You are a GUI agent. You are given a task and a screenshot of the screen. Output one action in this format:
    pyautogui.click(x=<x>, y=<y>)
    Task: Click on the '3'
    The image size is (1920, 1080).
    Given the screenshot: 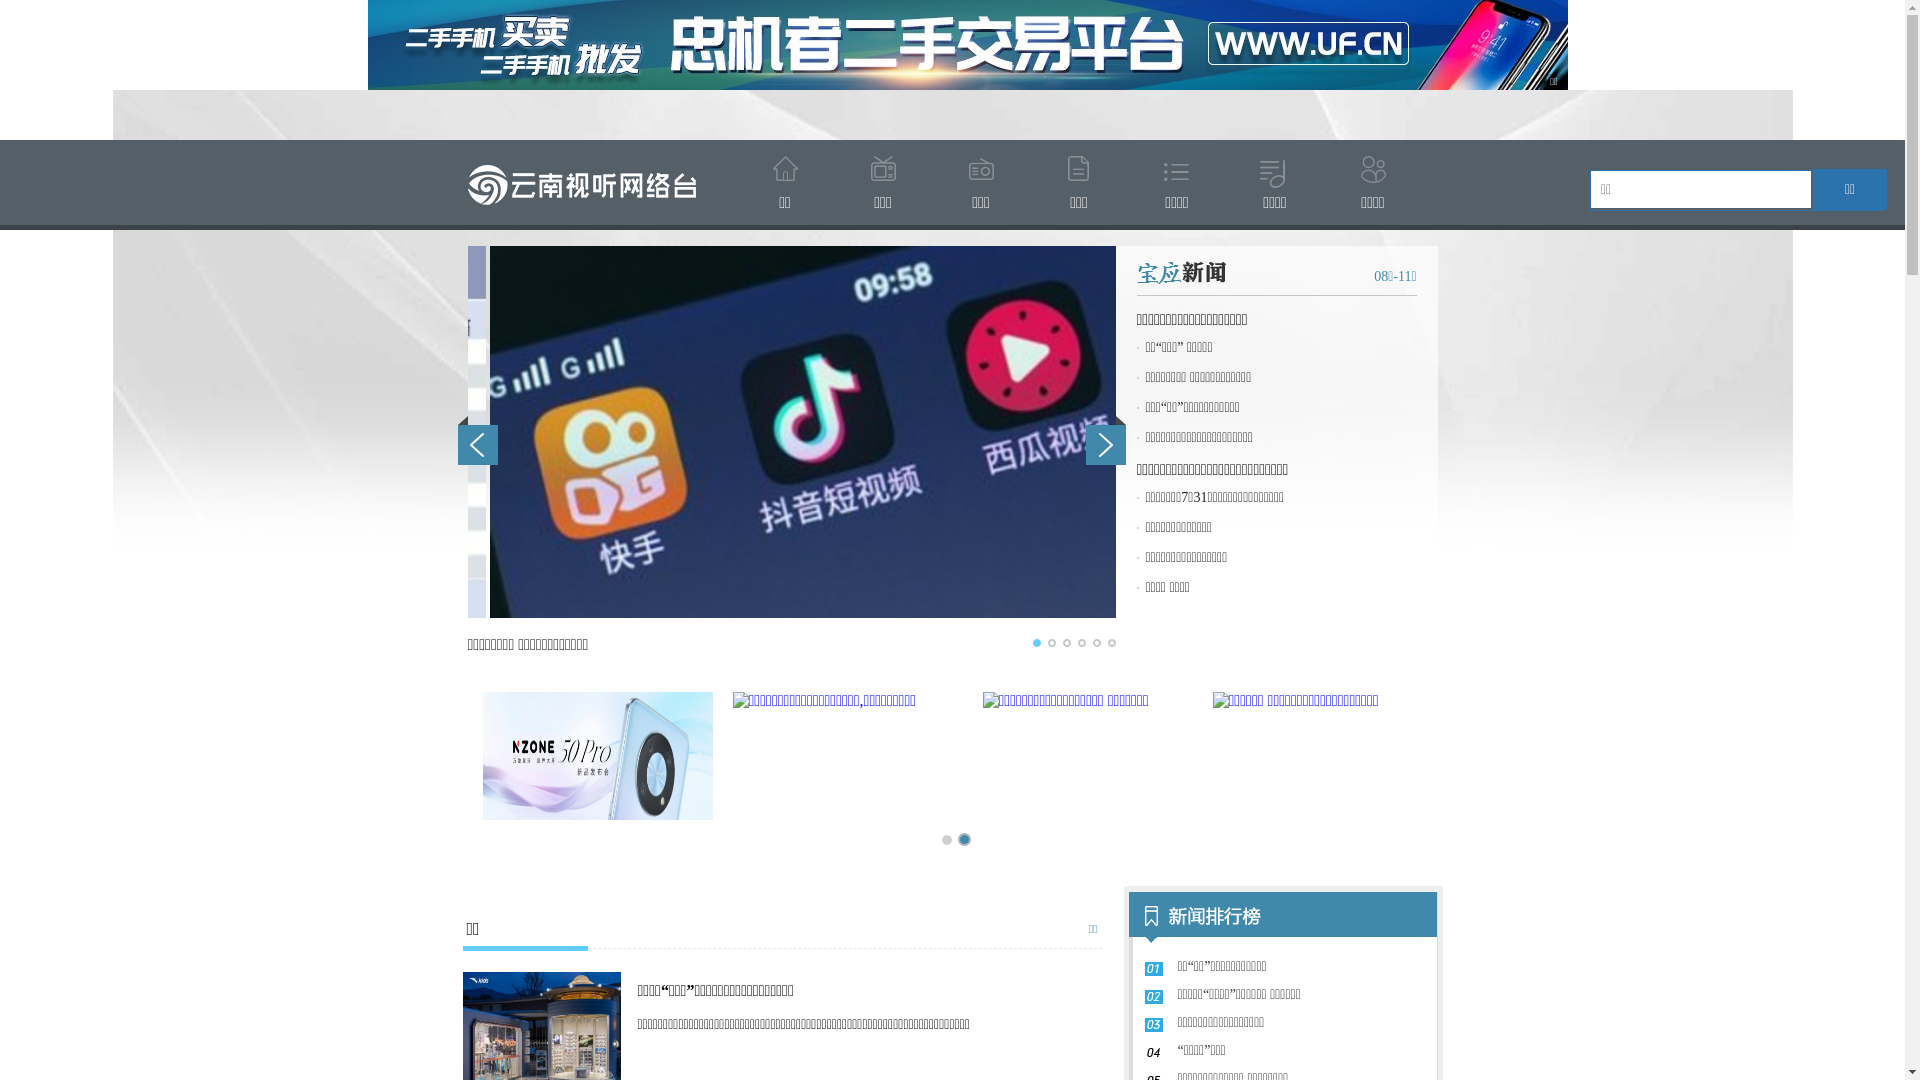 What is the action you would take?
    pyautogui.click(x=1060, y=643)
    